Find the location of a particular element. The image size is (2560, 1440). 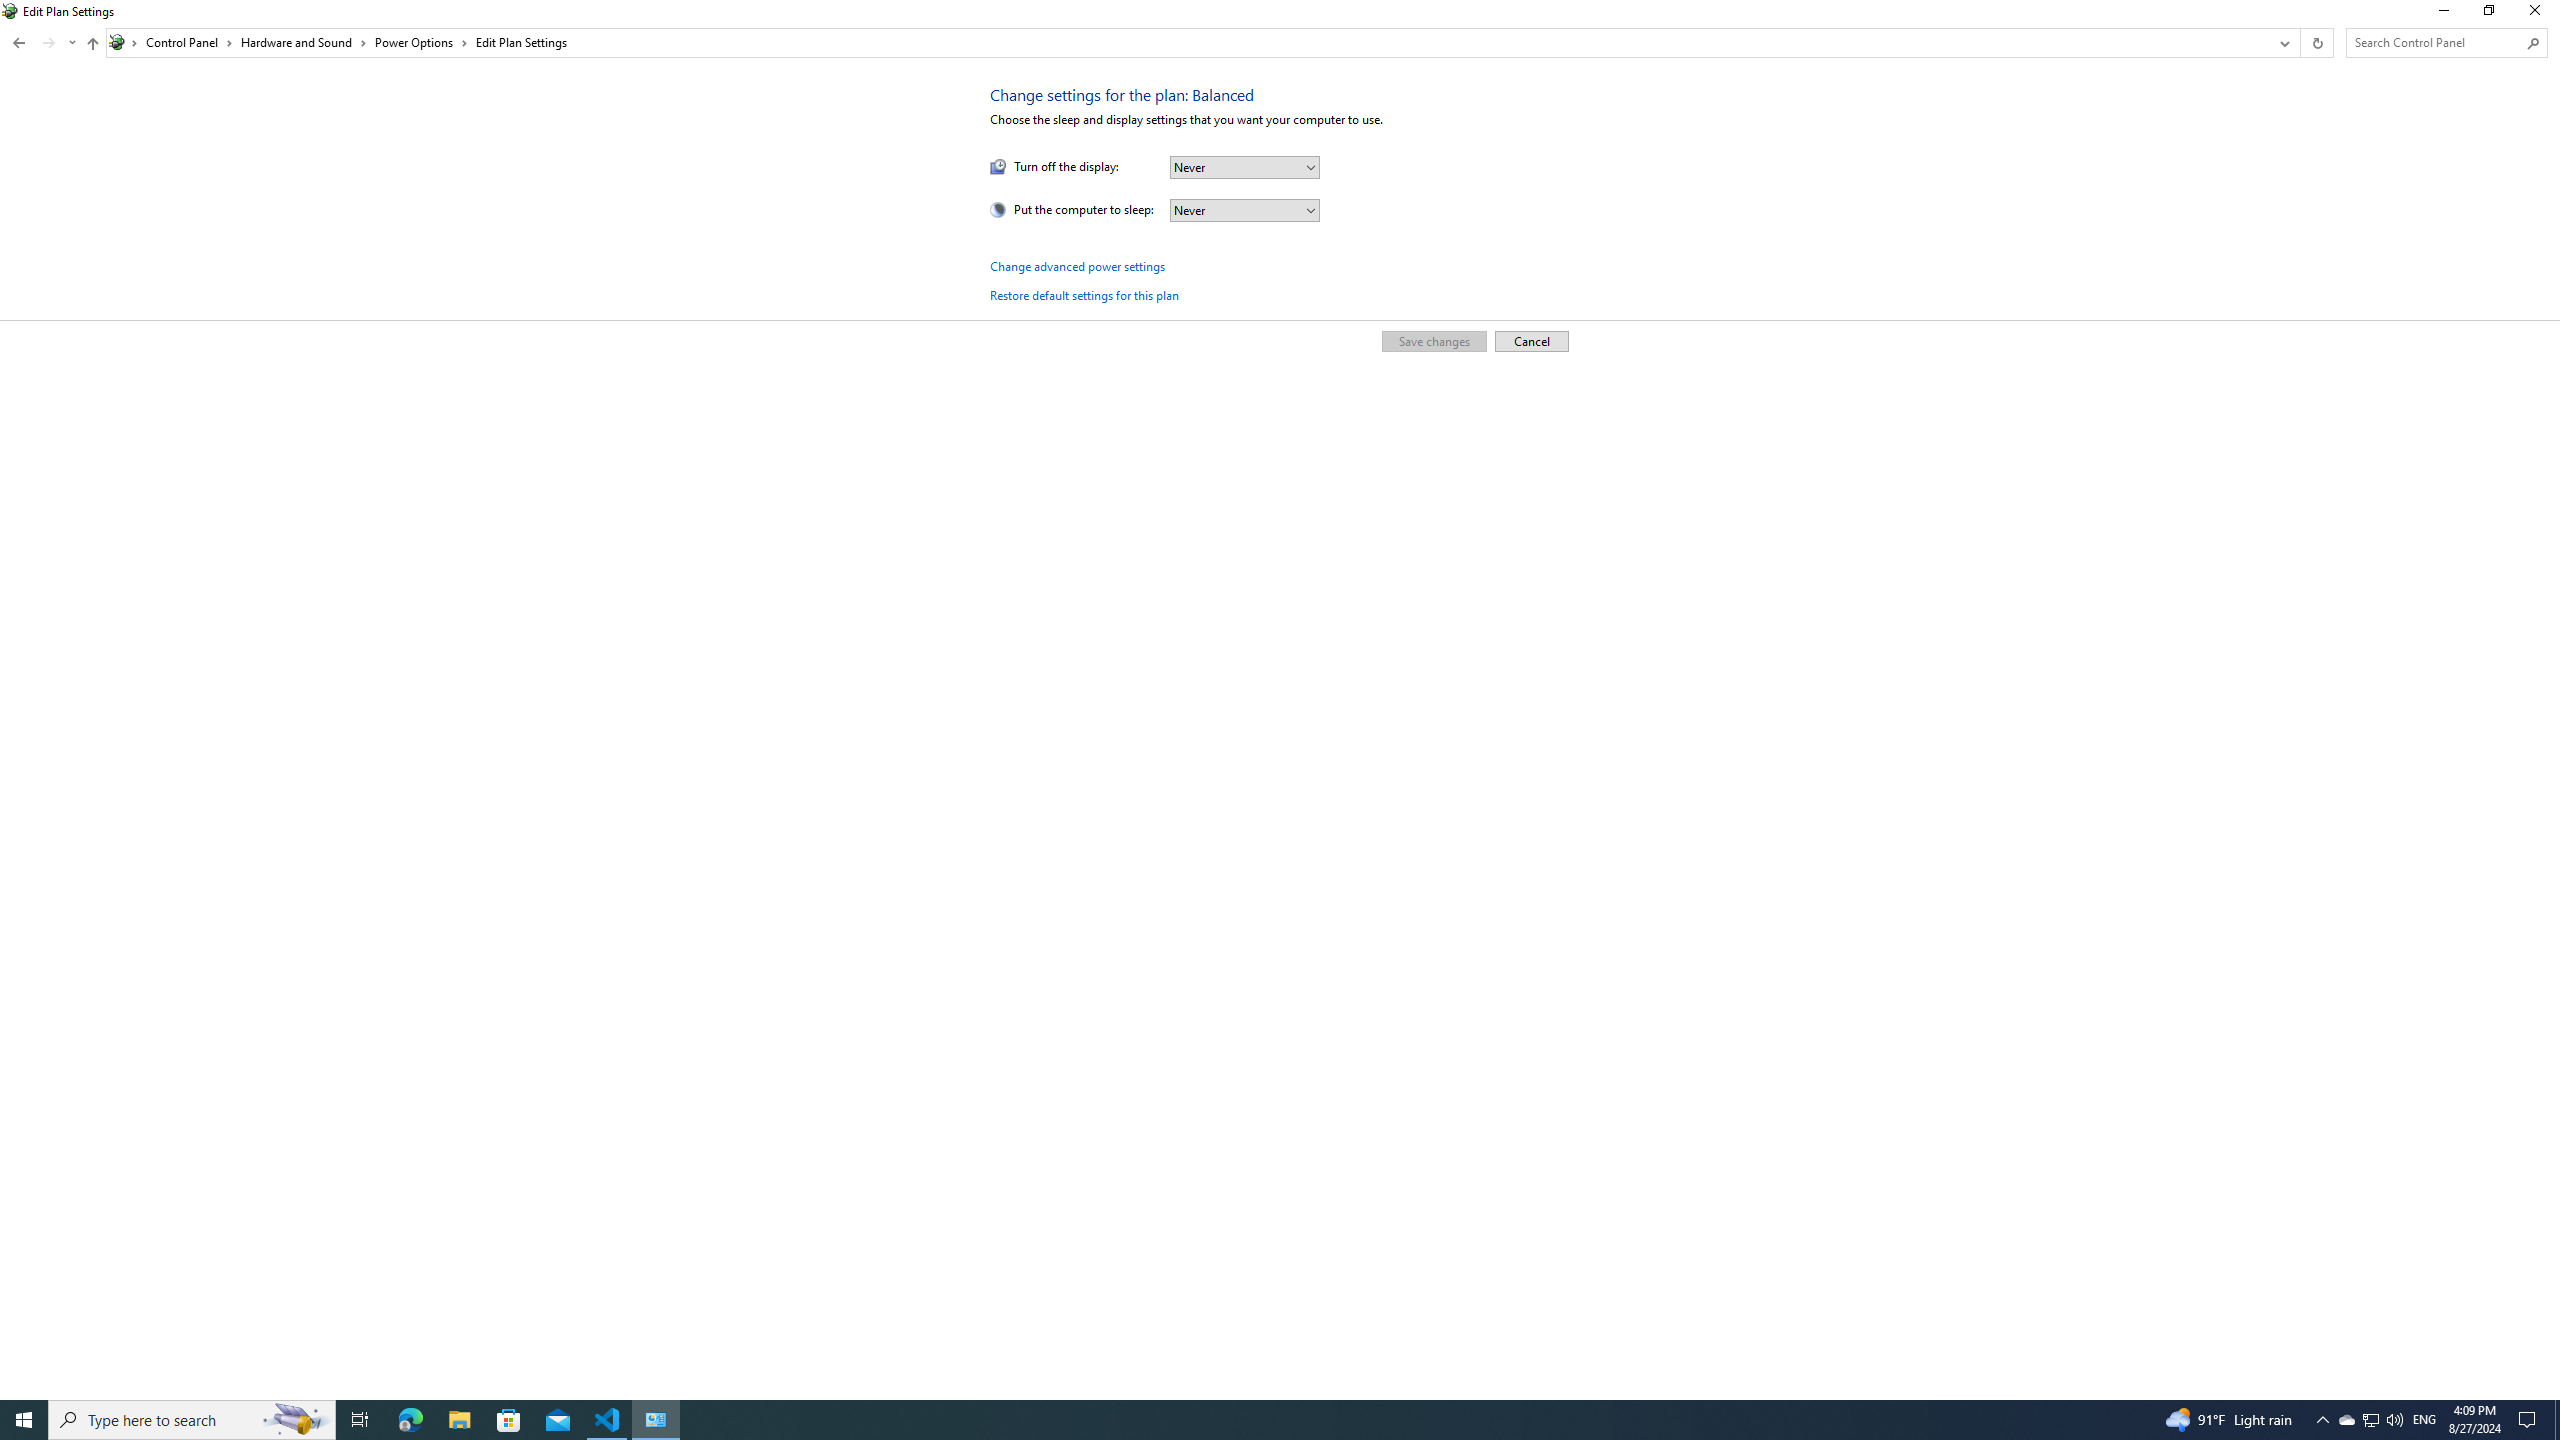

'Search' is located at coordinates (2533, 42).